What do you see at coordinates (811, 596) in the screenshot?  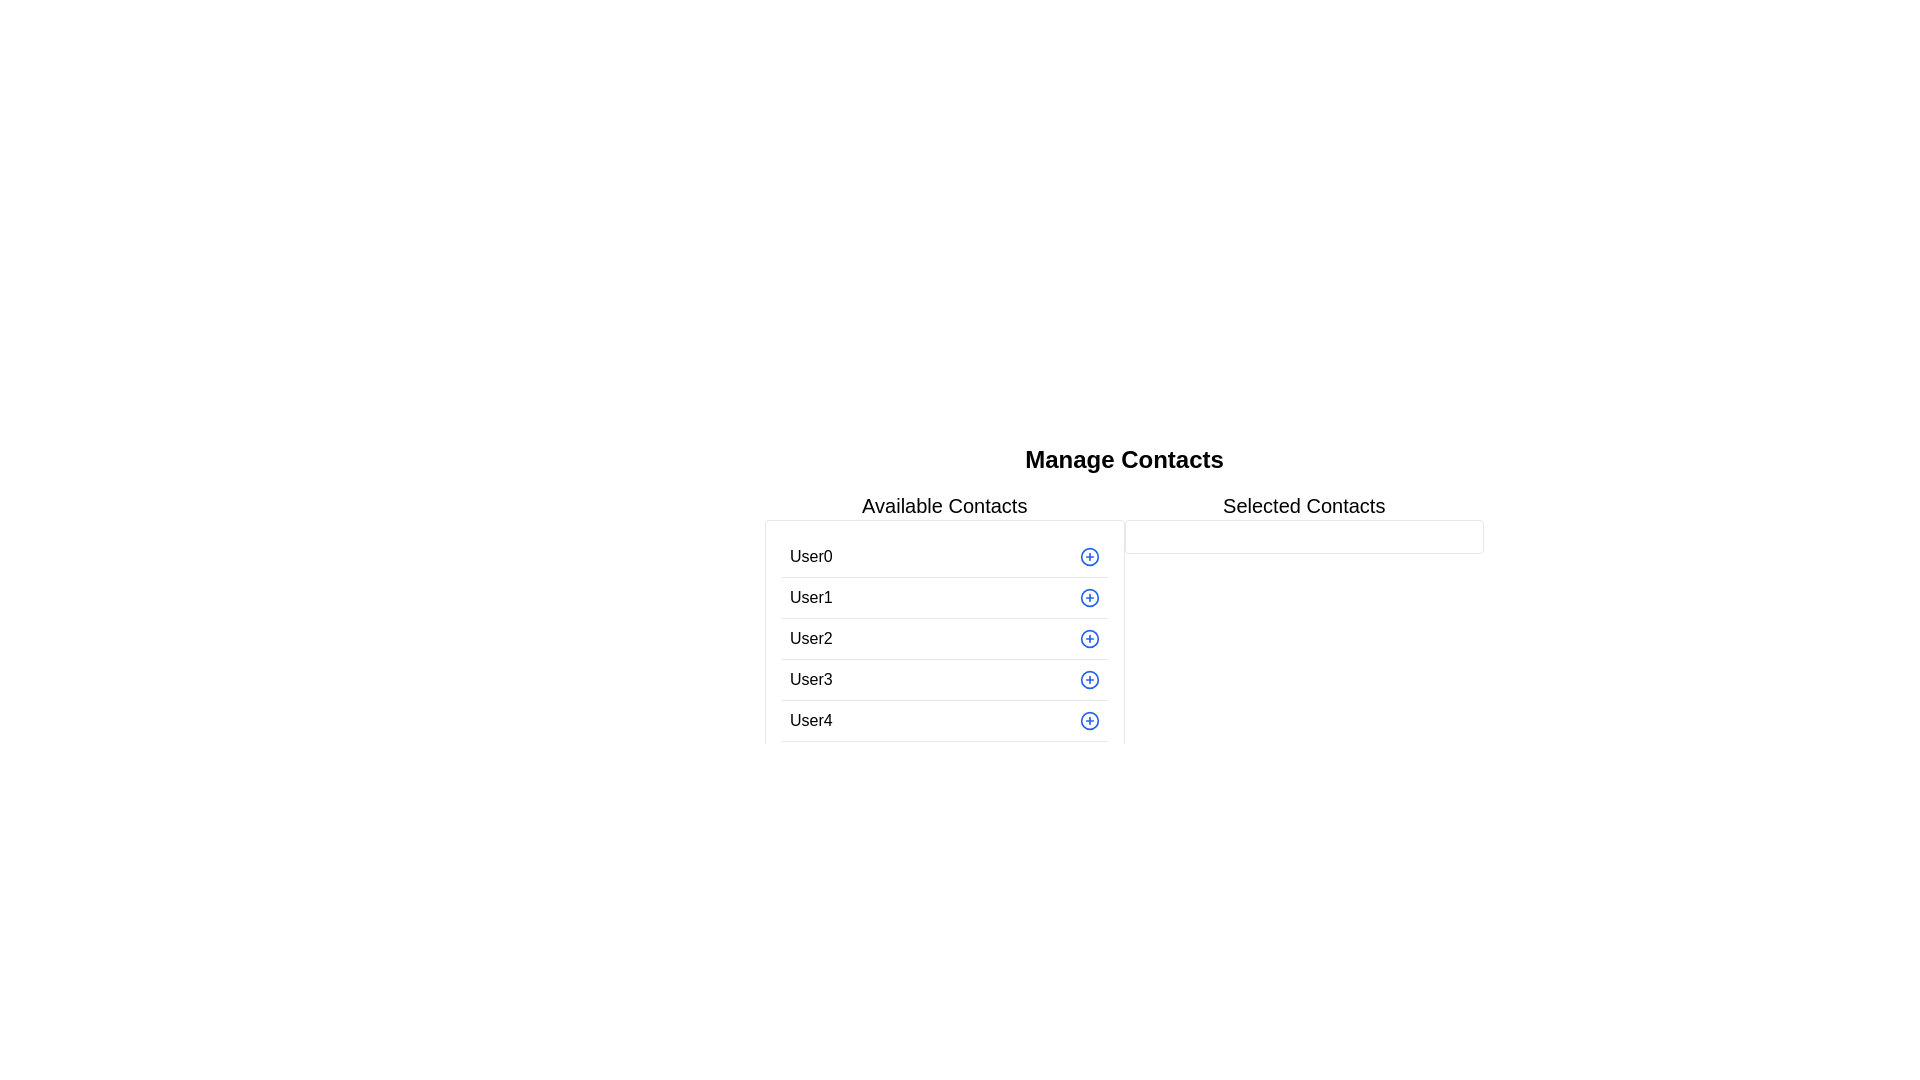 I see `the contact identifier text element for 'User1' in the 'Available Contacts' list` at bounding box center [811, 596].